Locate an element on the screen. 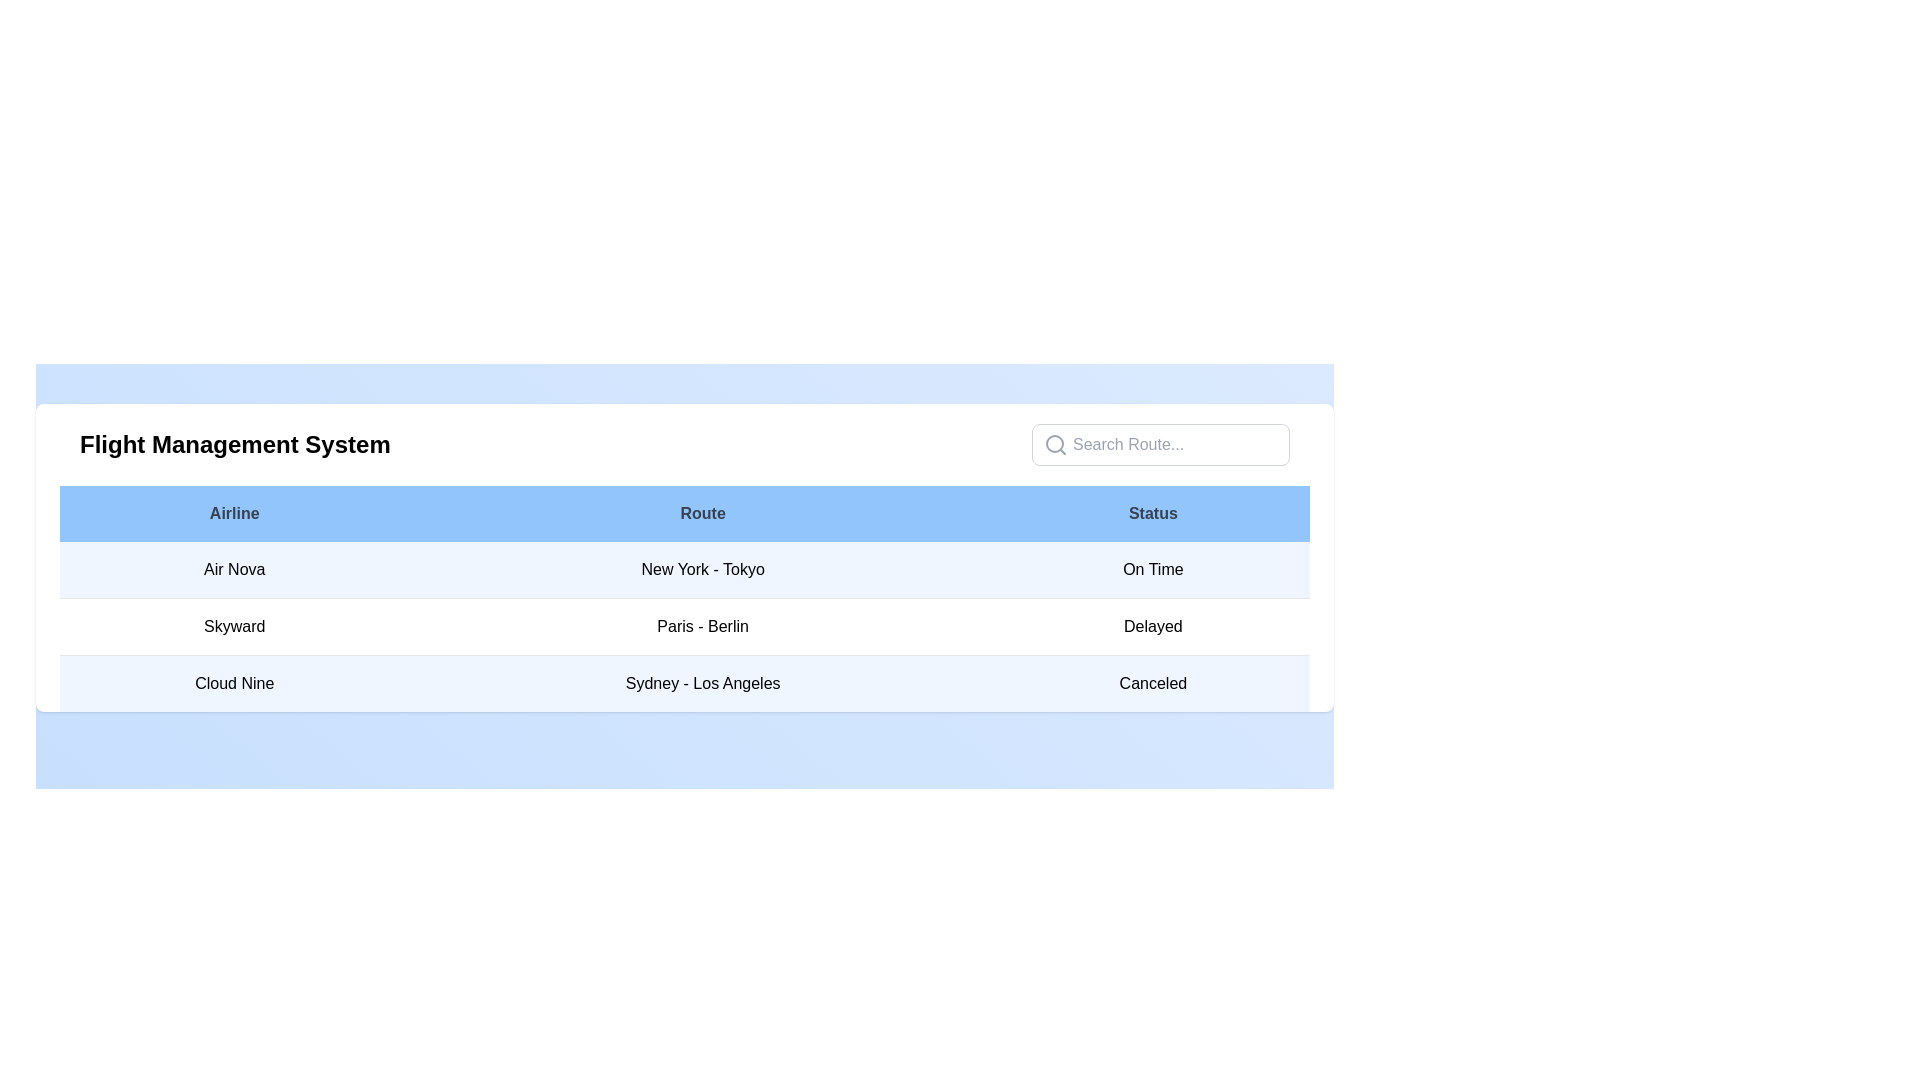  the Table Header Row containing the texts 'Airline', 'Route', and 'Status', which is styled with padding and a blue background is located at coordinates (685, 512).